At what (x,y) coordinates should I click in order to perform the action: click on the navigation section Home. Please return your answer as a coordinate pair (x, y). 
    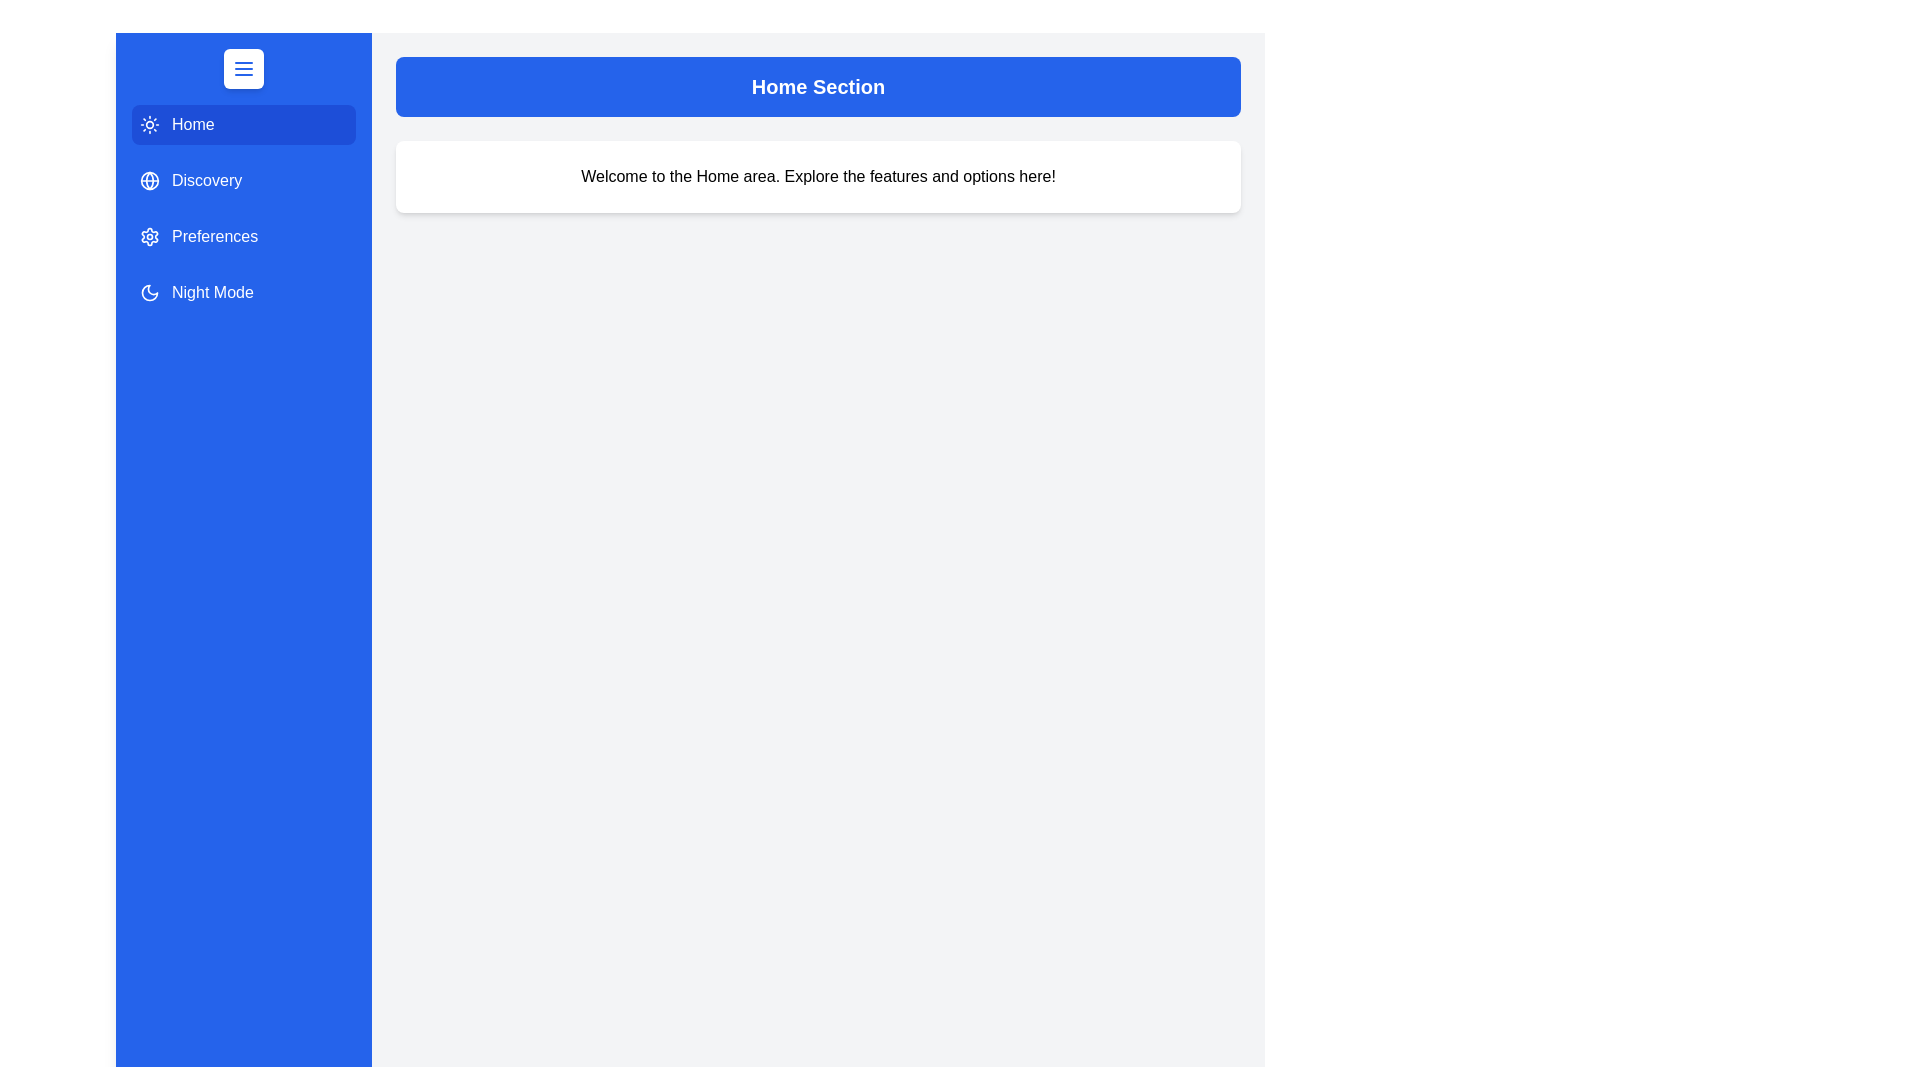
    Looking at the image, I should click on (243, 124).